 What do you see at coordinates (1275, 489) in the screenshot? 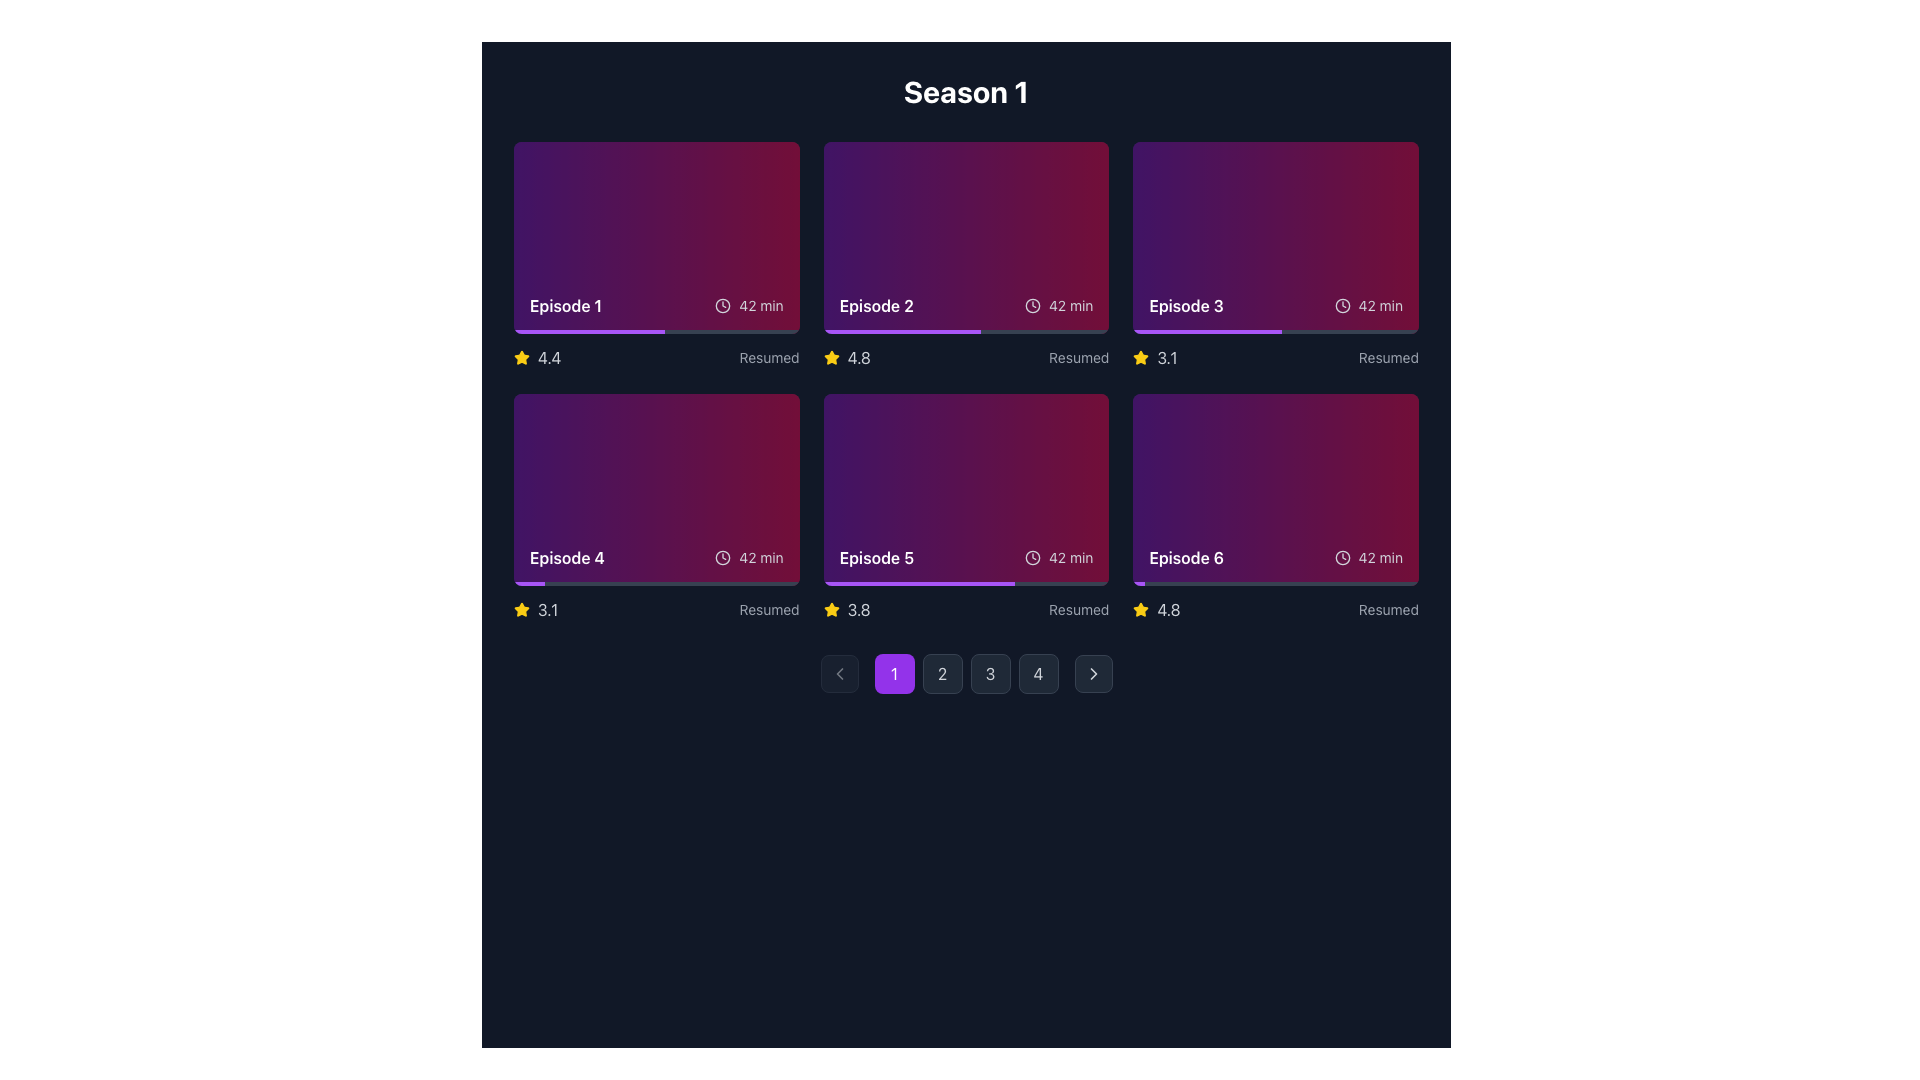
I see `the selection card for episode 6 located at the bottom-right of the second row in the episode grid layout` at bounding box center [1275, 489].